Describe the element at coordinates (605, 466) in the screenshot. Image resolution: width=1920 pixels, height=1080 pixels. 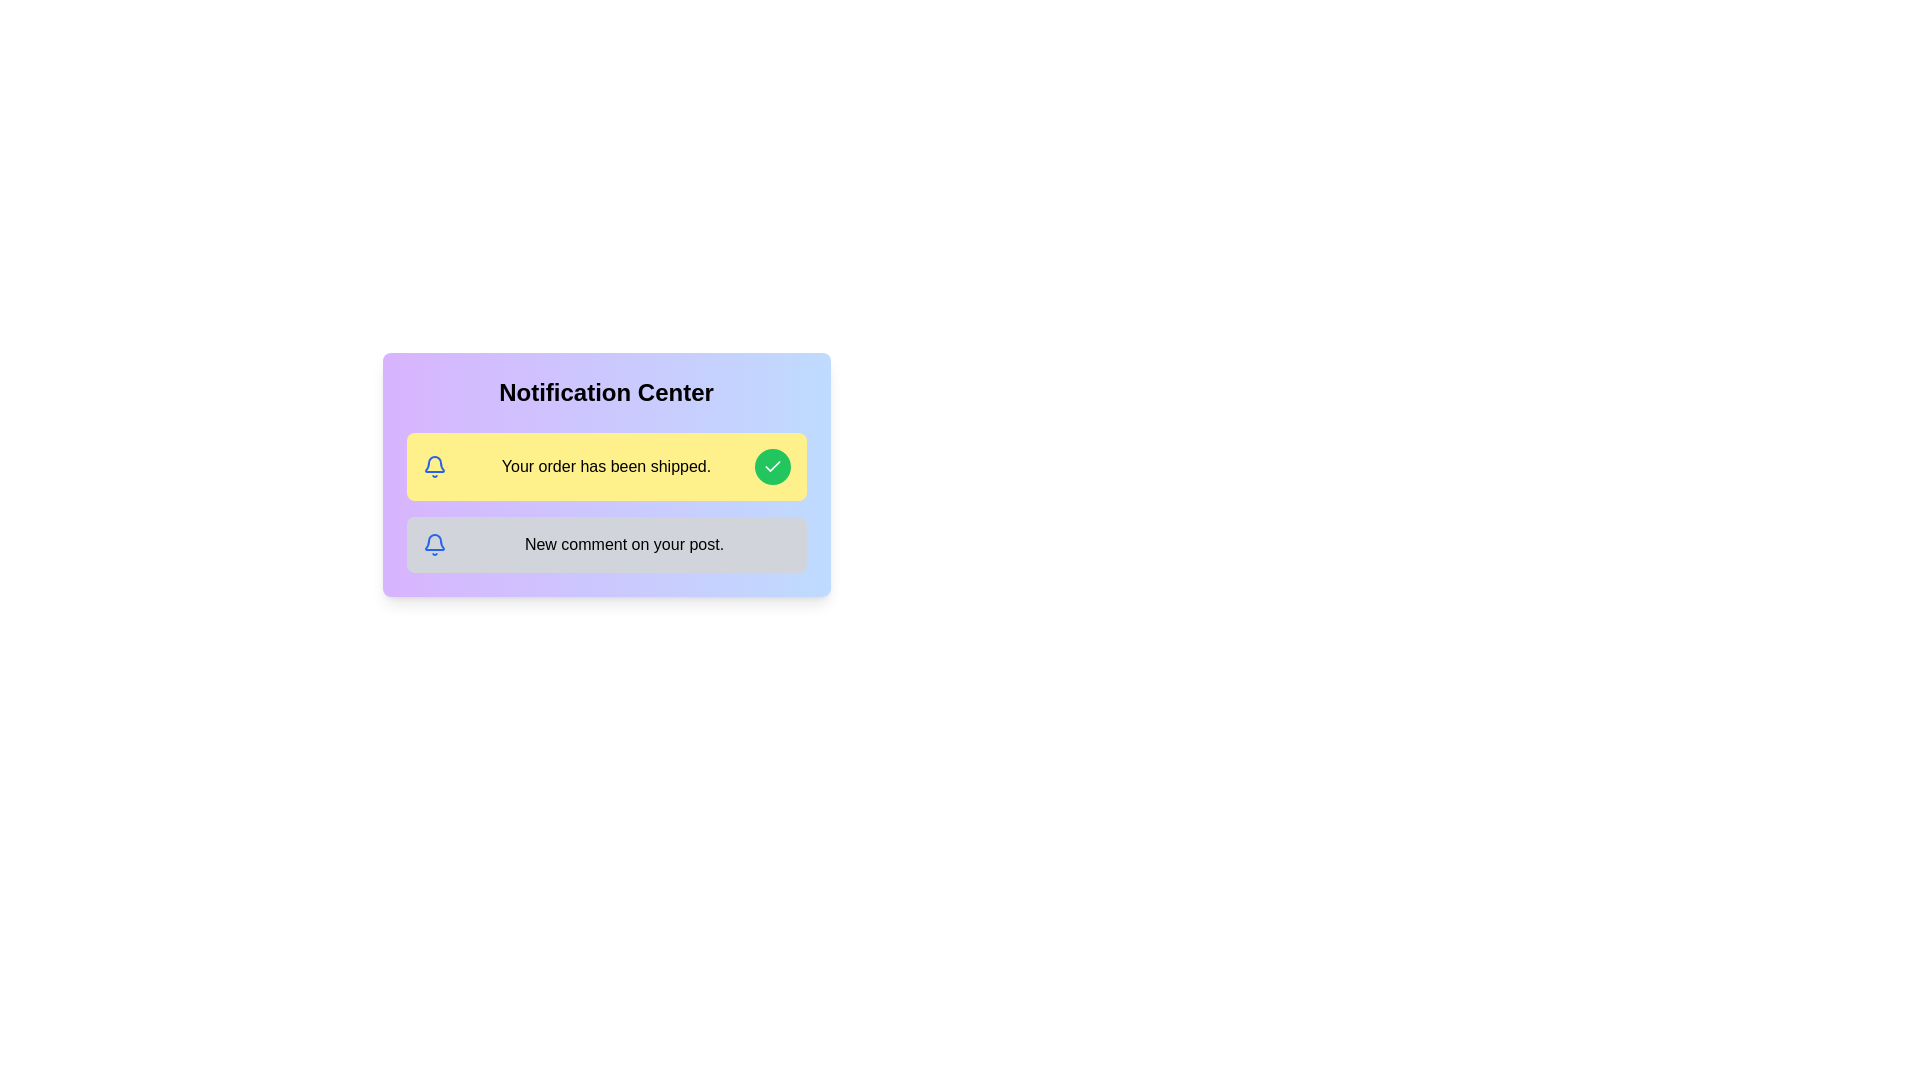
I see `notification text from the notification block with a yellow background and the message 'Your order has been shipped.'` at that location.